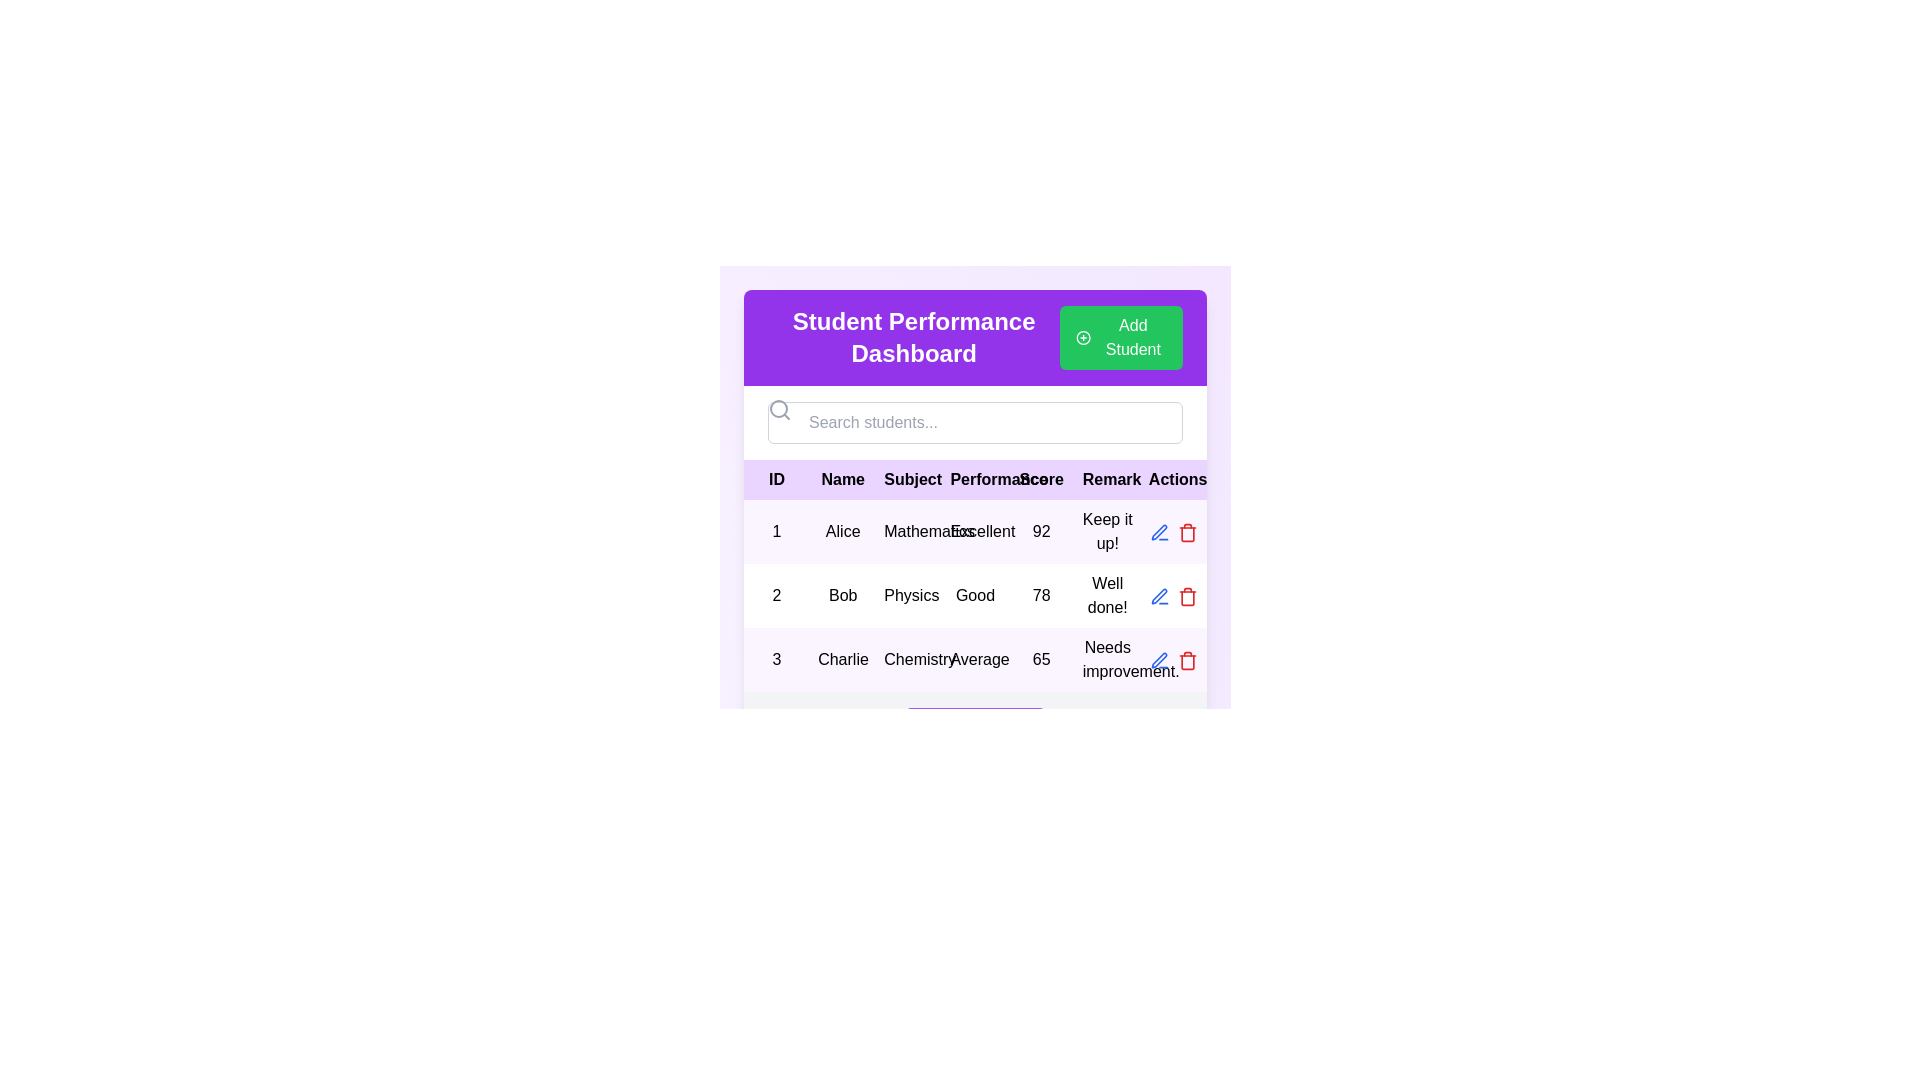 The image size is (1920, 1080). I want to click on the 'Subject' table header cell, which is the third column header in a table of seven headers, styled in bold on a light purple background, so click(908, 479).